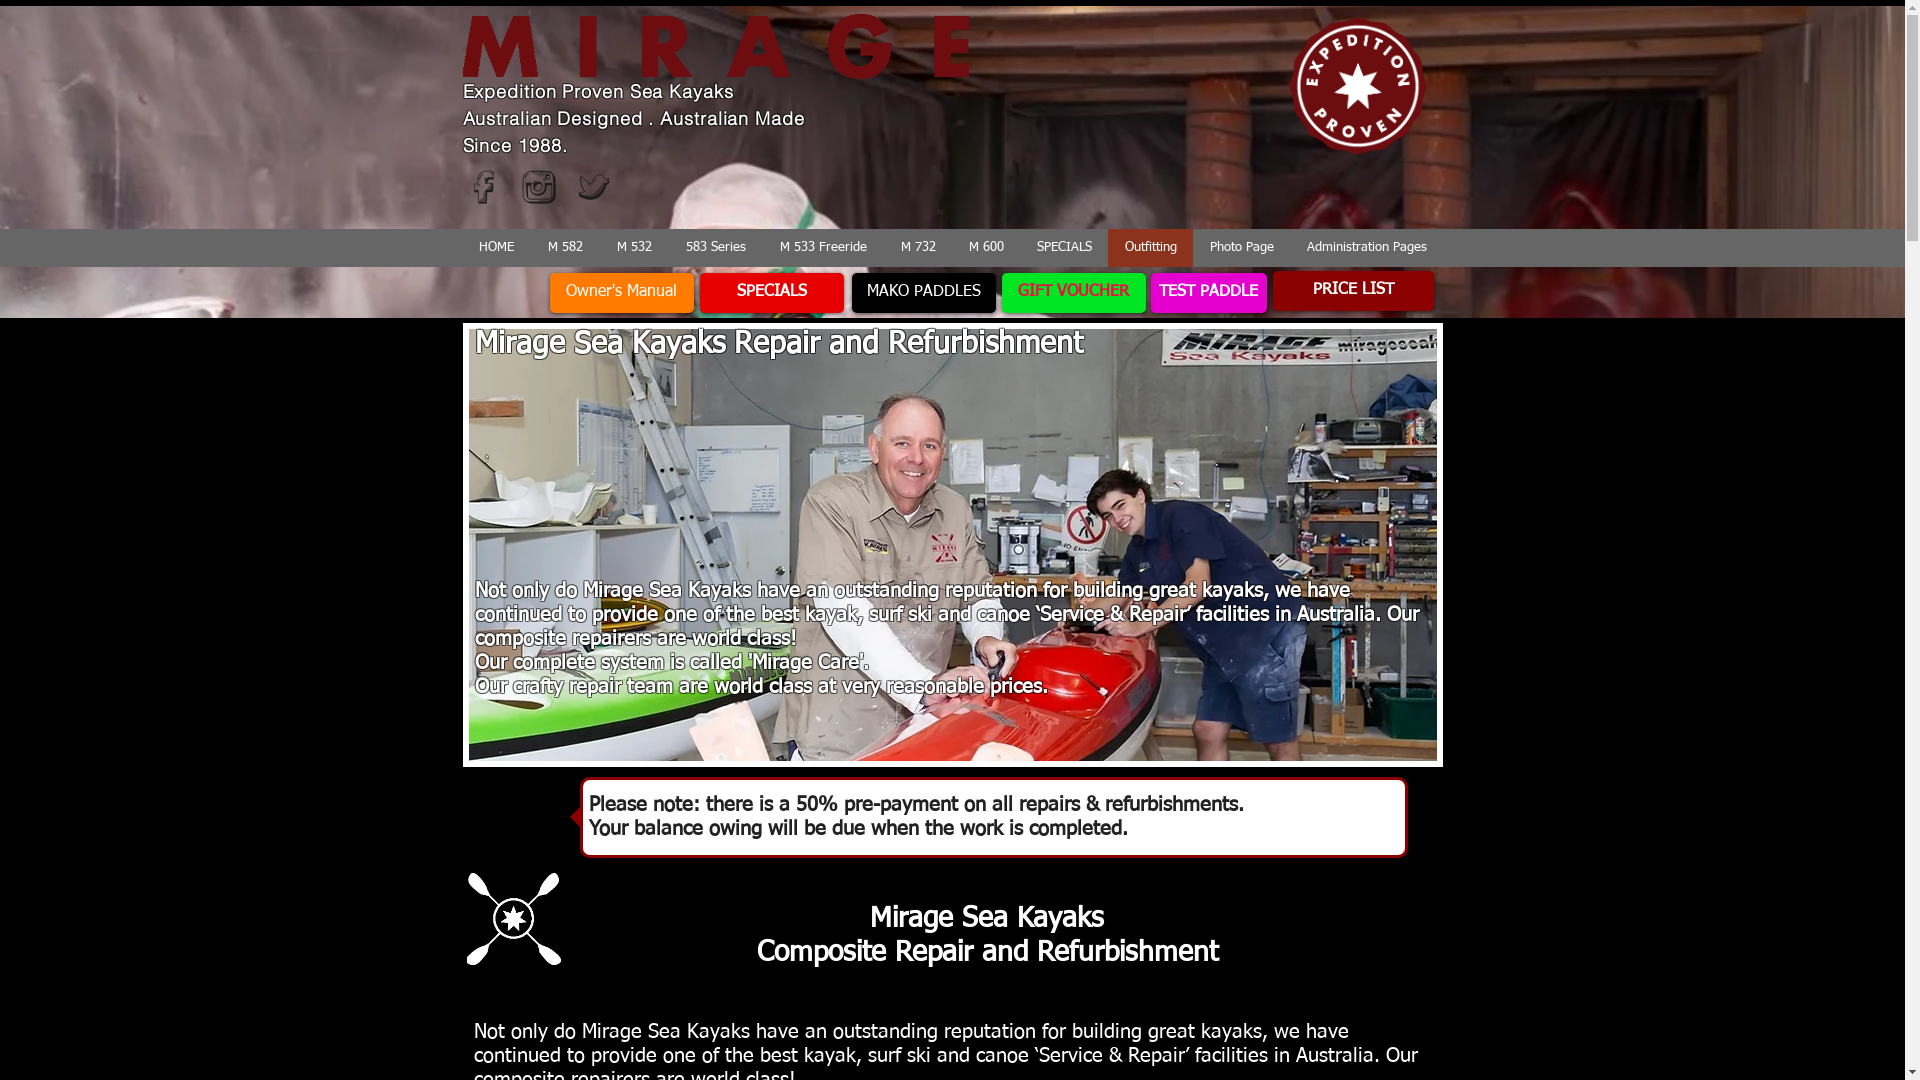  I want to click on 'M 732', so click(916, 246).